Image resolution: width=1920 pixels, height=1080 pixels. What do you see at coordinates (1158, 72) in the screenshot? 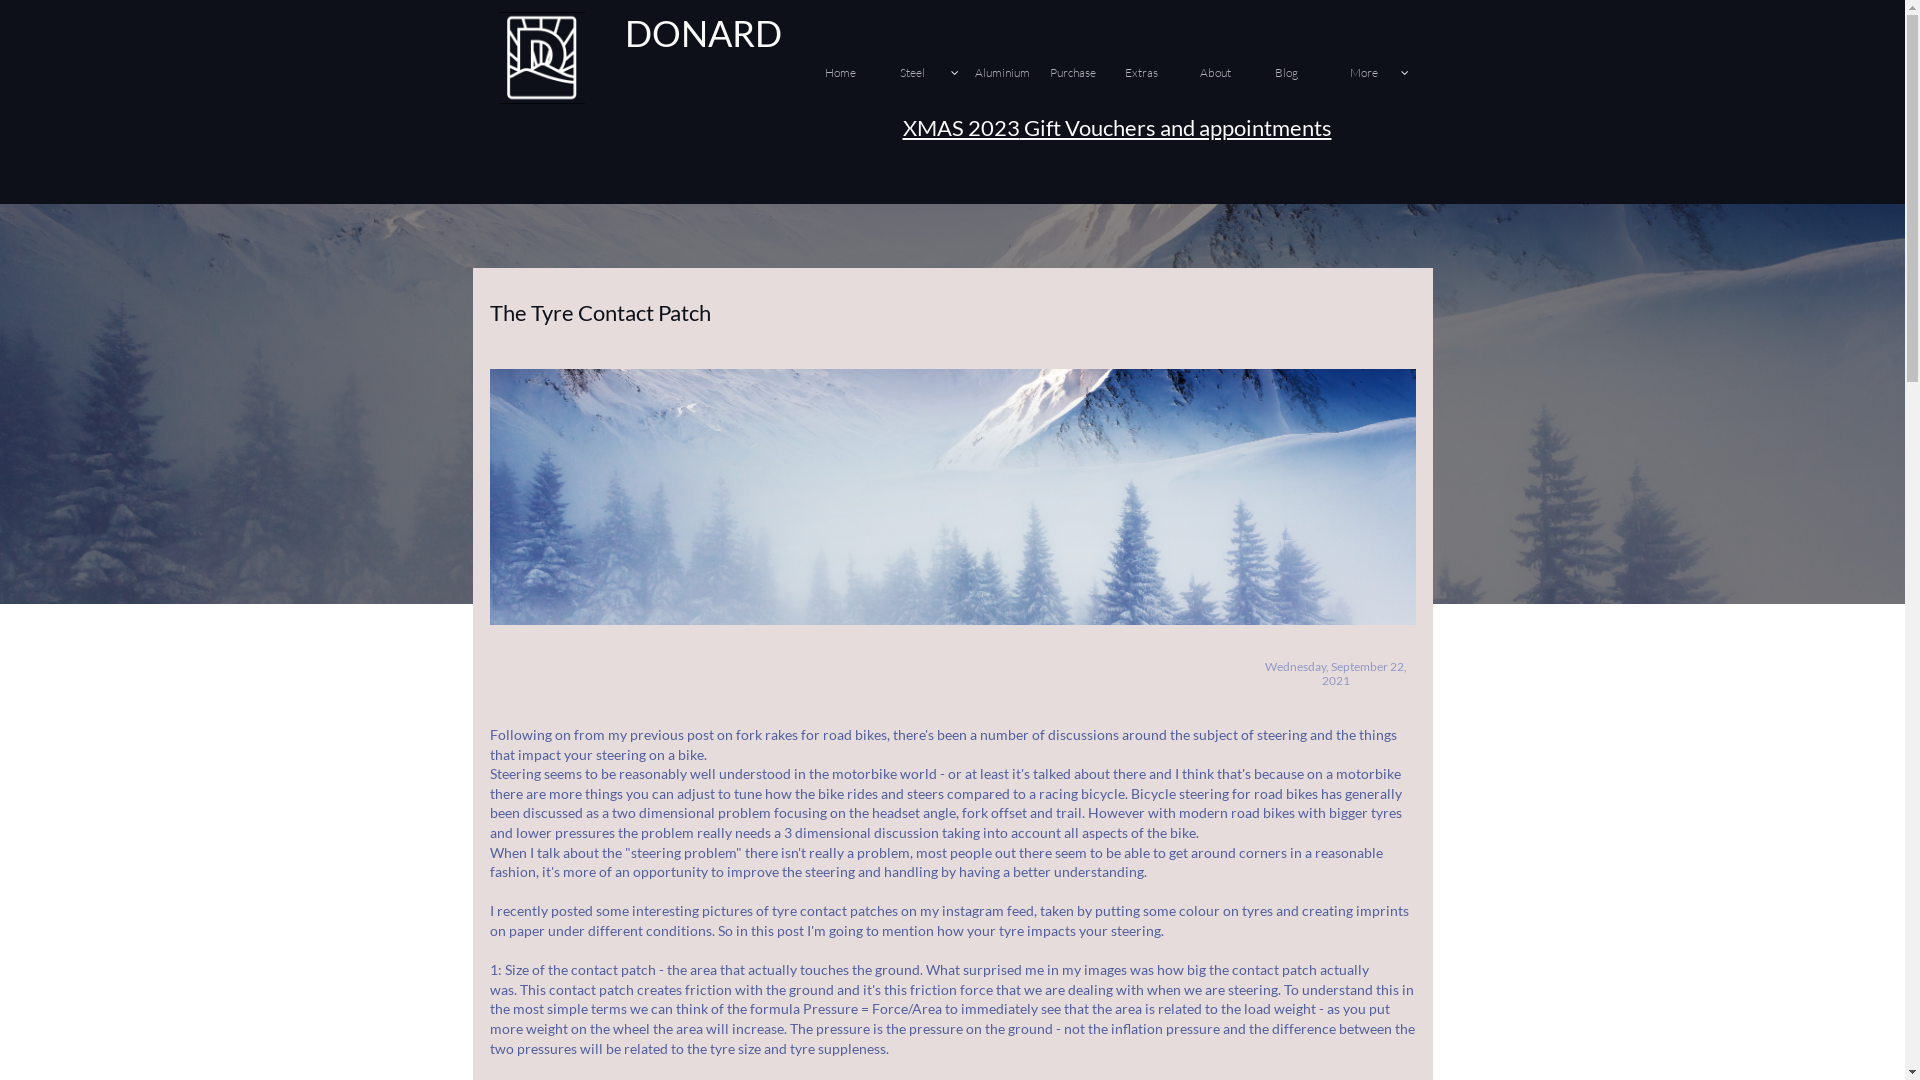
I see `'Extras'` at bounding box center [1158, 72].